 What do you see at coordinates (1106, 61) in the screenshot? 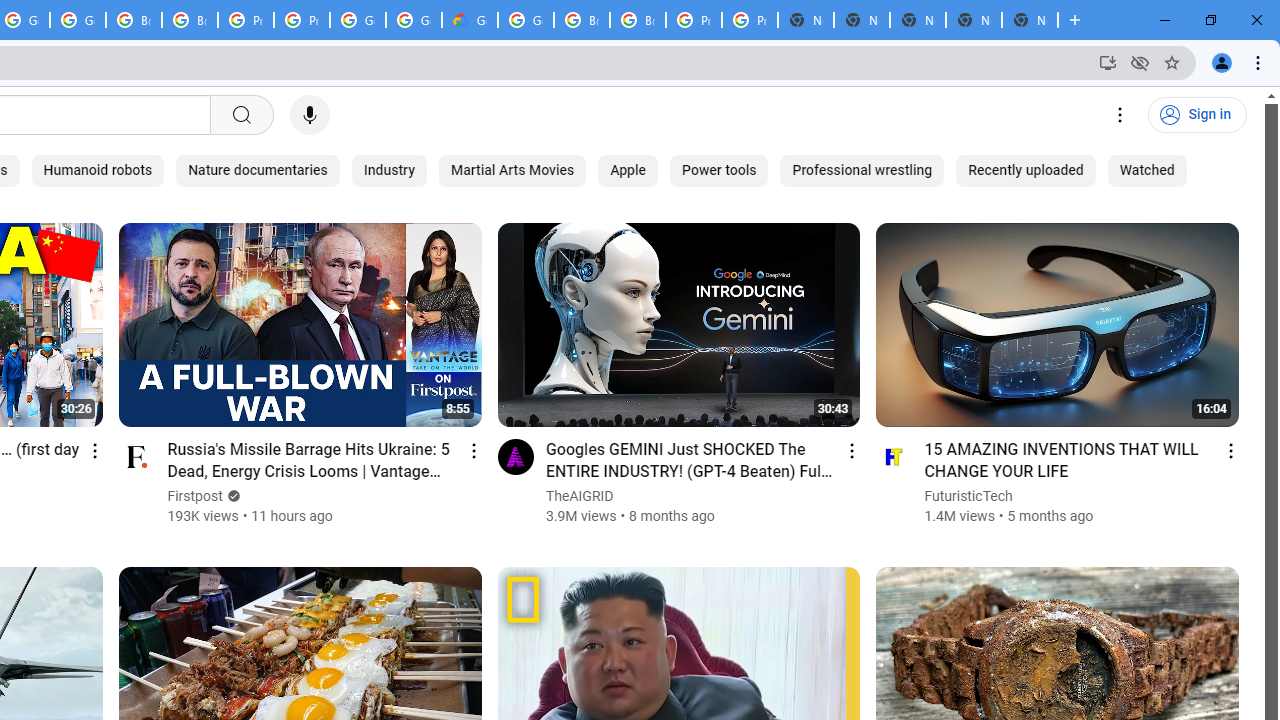
I see `'Install YouTube'` at bounding box center [1106, 61].